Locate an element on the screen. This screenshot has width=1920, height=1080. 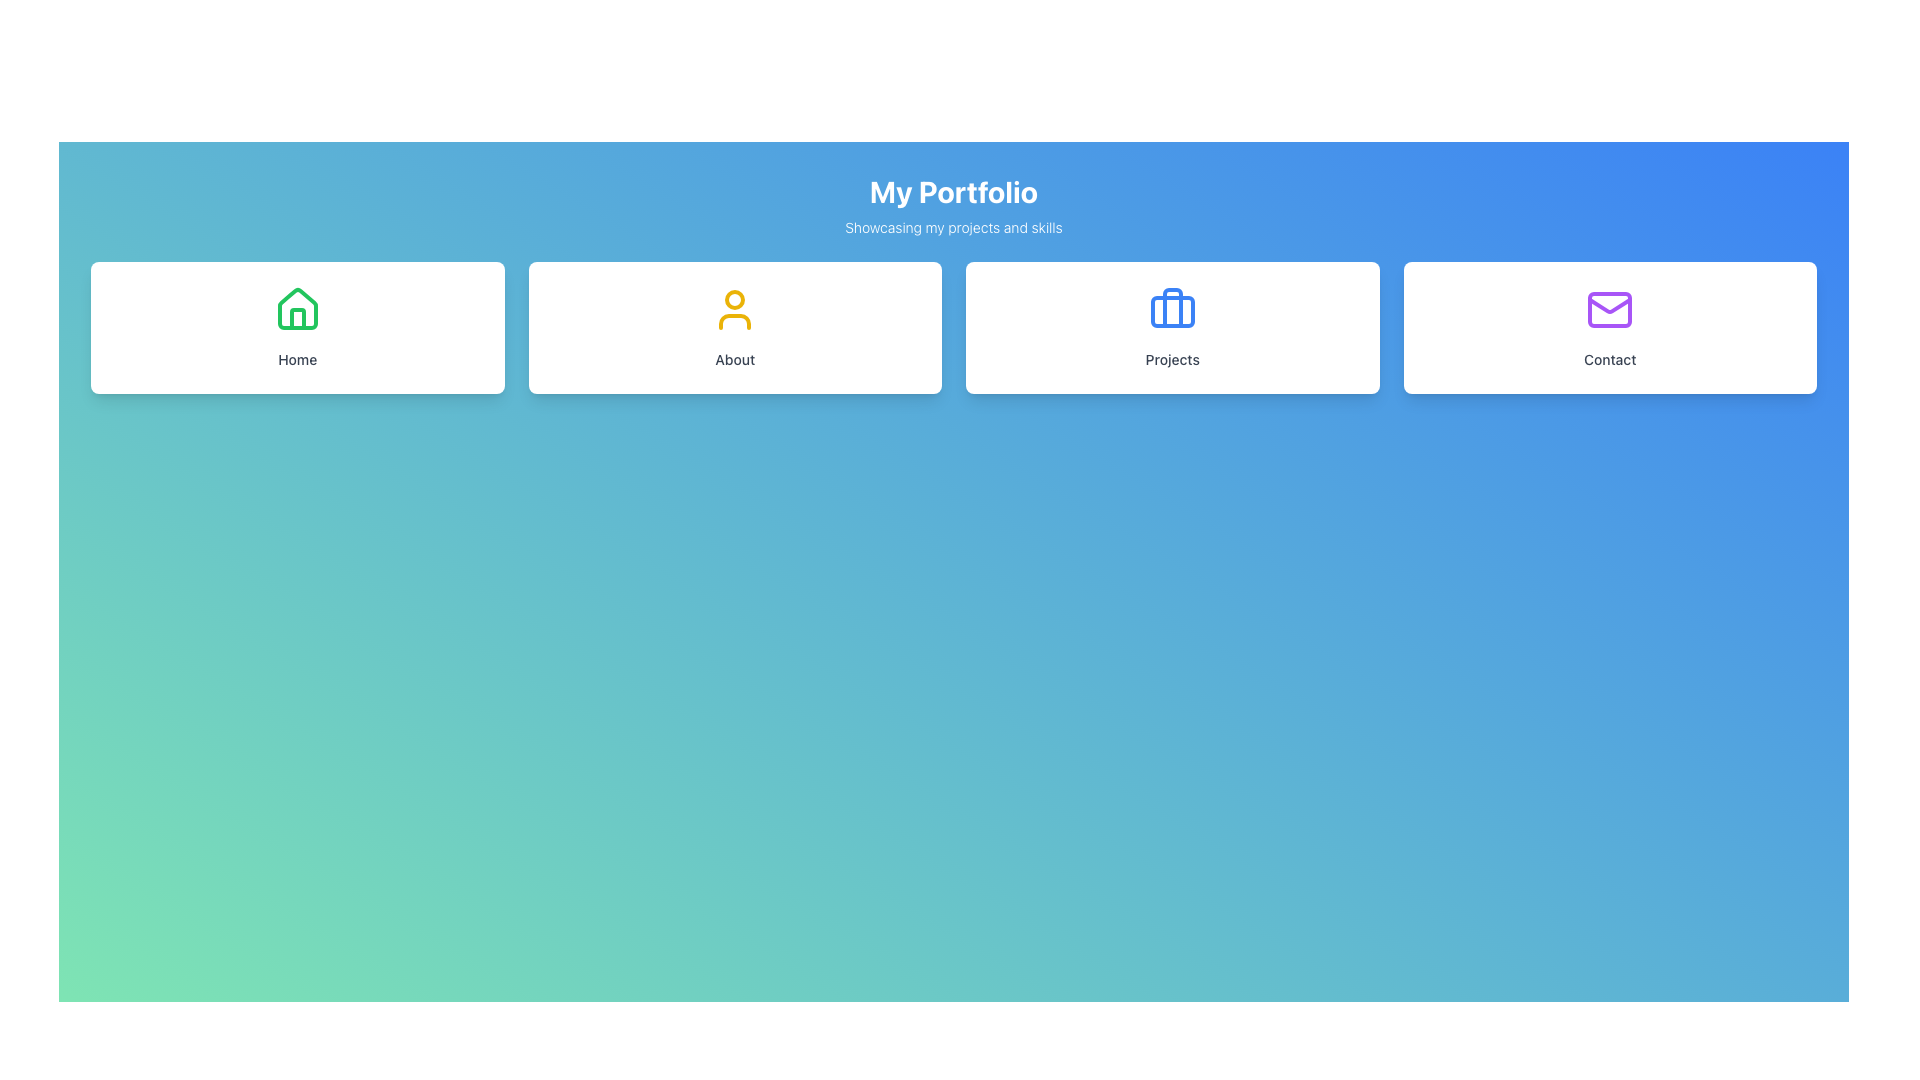
the 'Projects' card, which is the third card from the left in a horizontal grid of four cards is located at coordinates (1172, 326).